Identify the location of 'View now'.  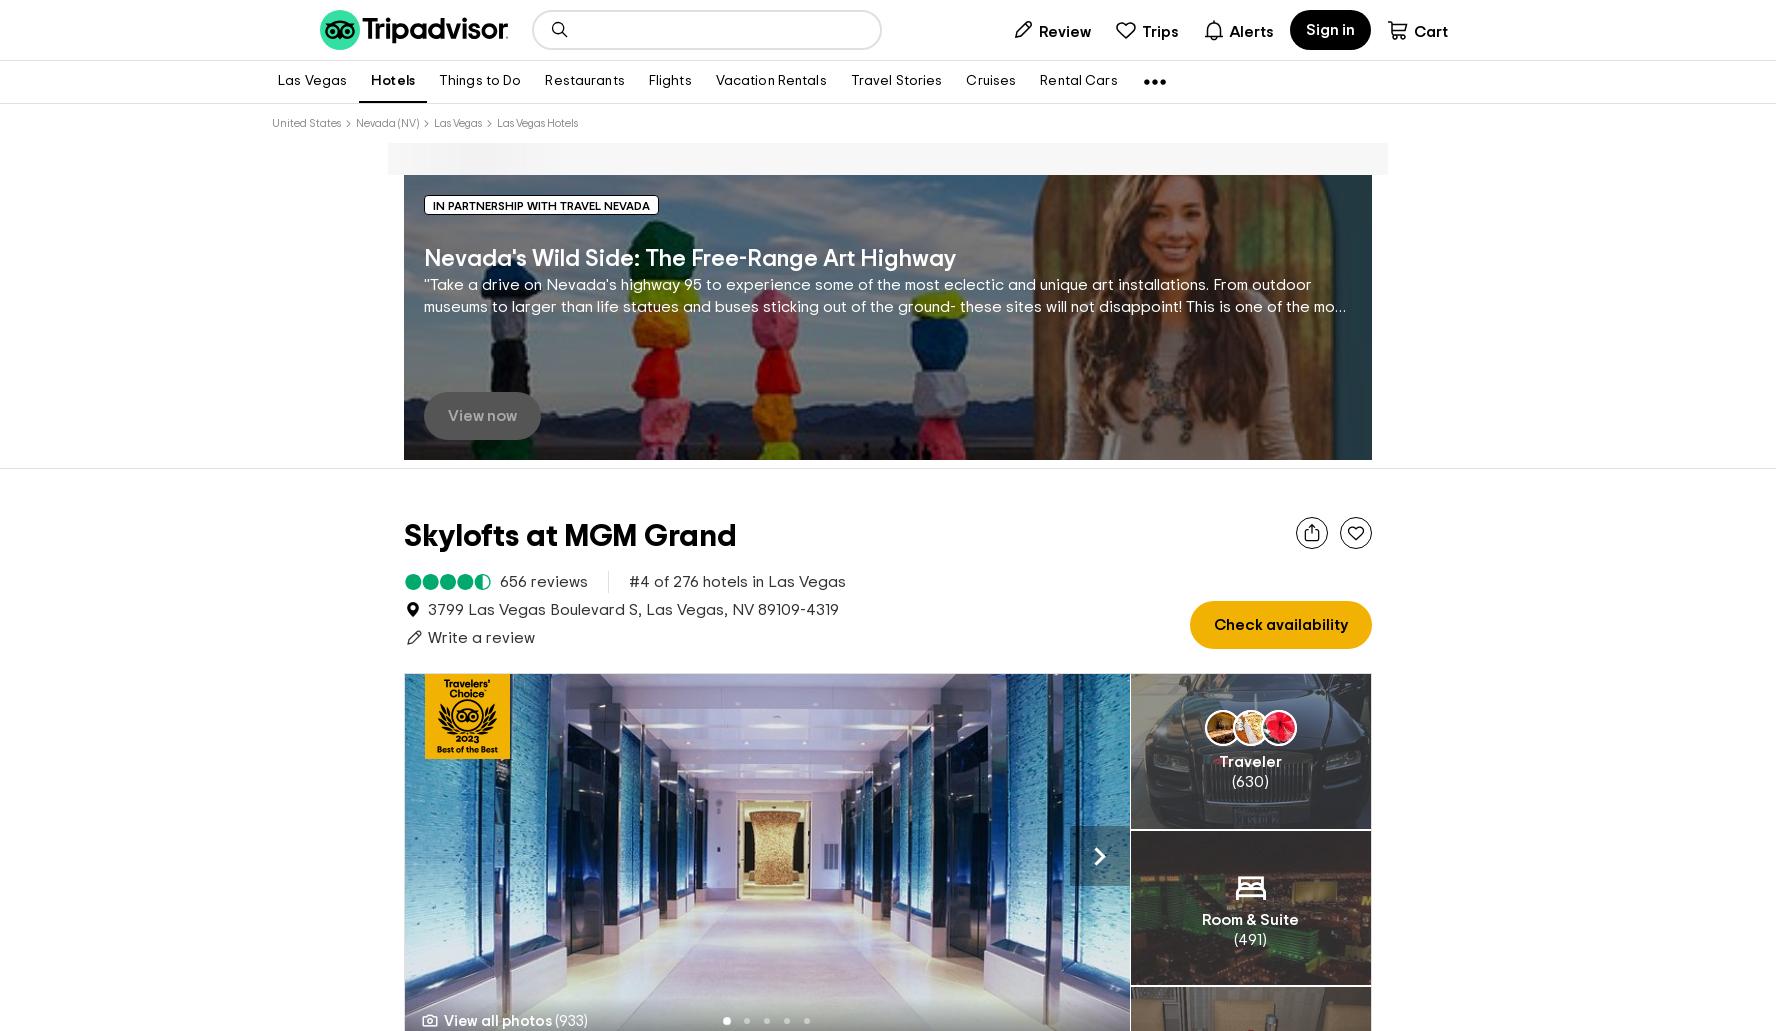
(481, 383).